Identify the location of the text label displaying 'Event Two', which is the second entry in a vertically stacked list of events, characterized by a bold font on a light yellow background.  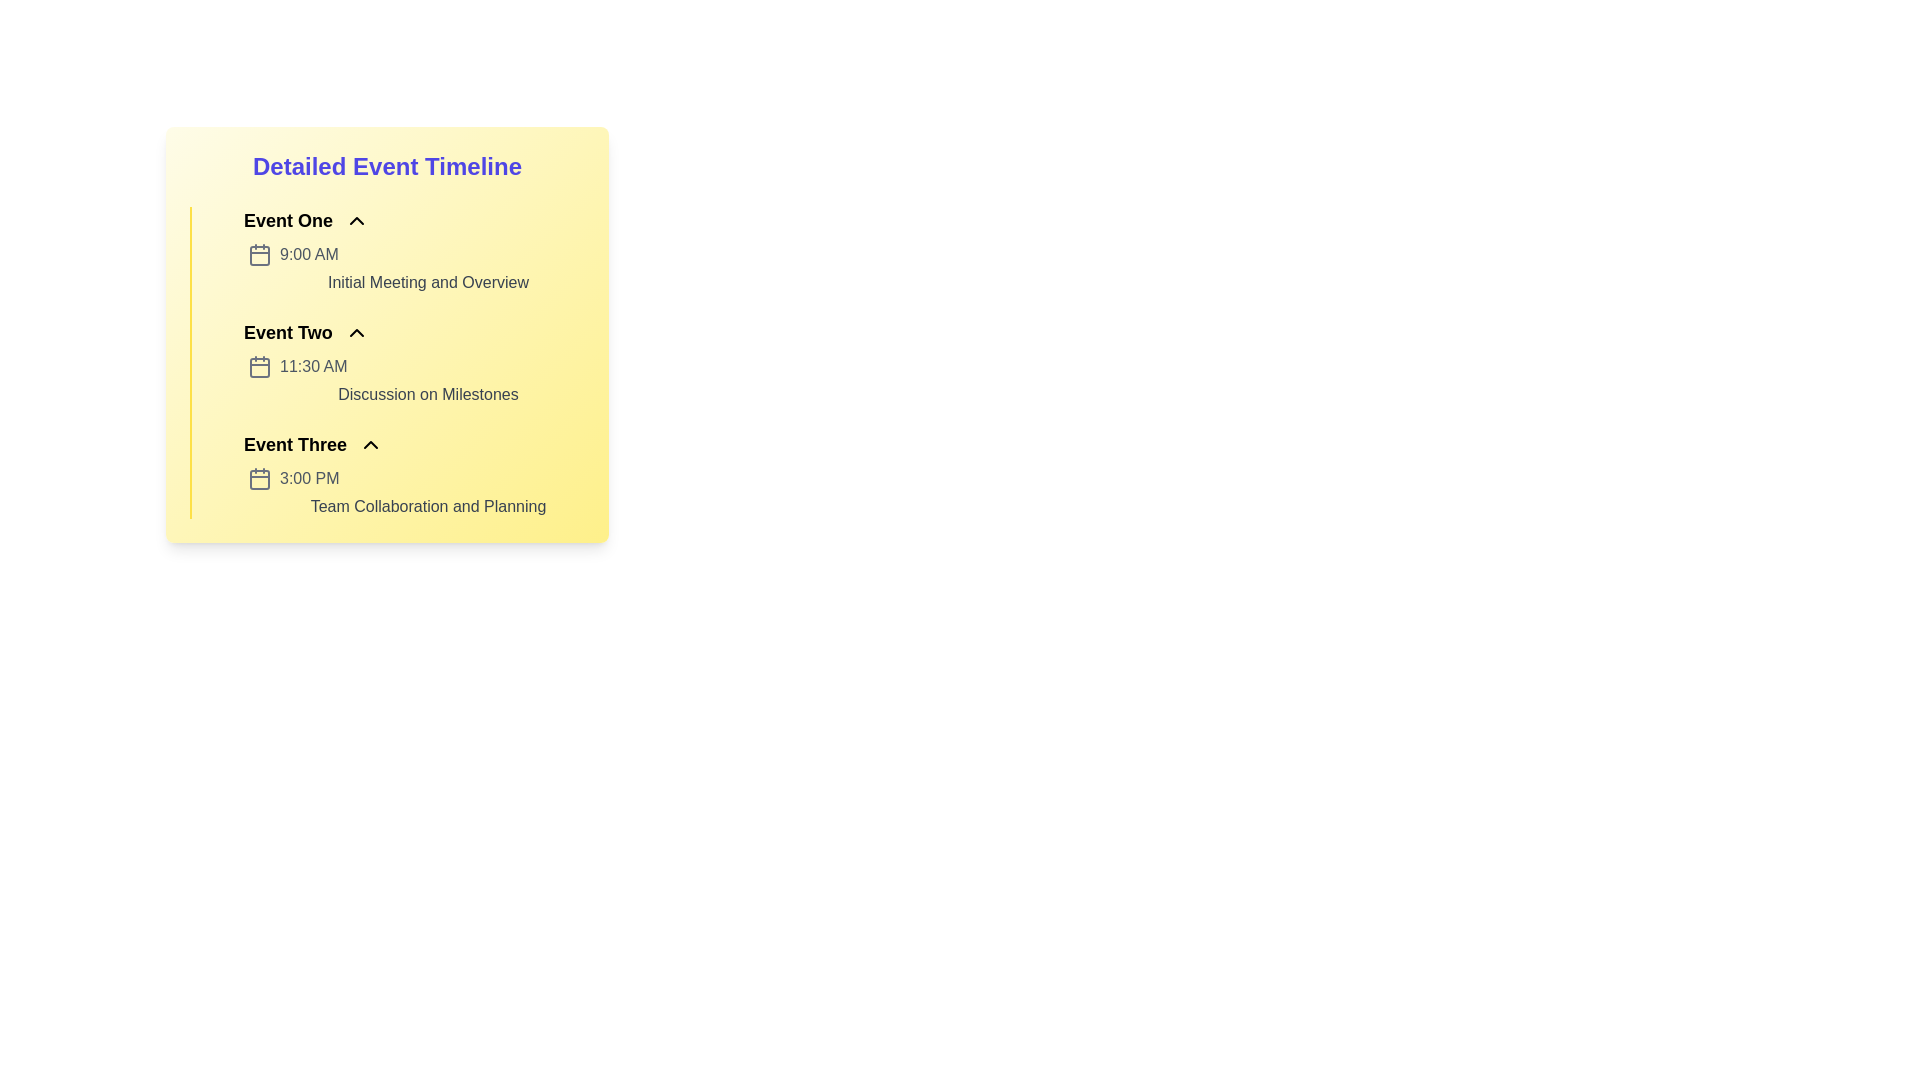
(287, 331).